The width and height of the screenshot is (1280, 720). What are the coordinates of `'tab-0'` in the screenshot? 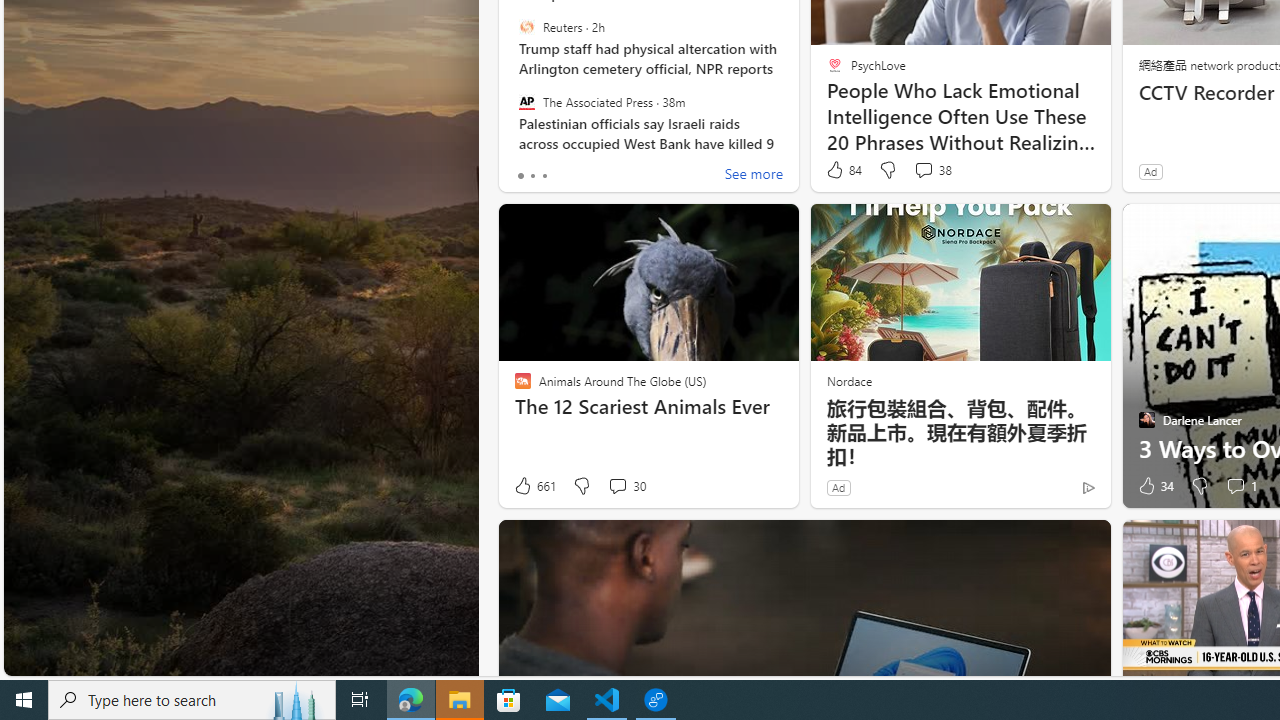 It's located at (520, 175).